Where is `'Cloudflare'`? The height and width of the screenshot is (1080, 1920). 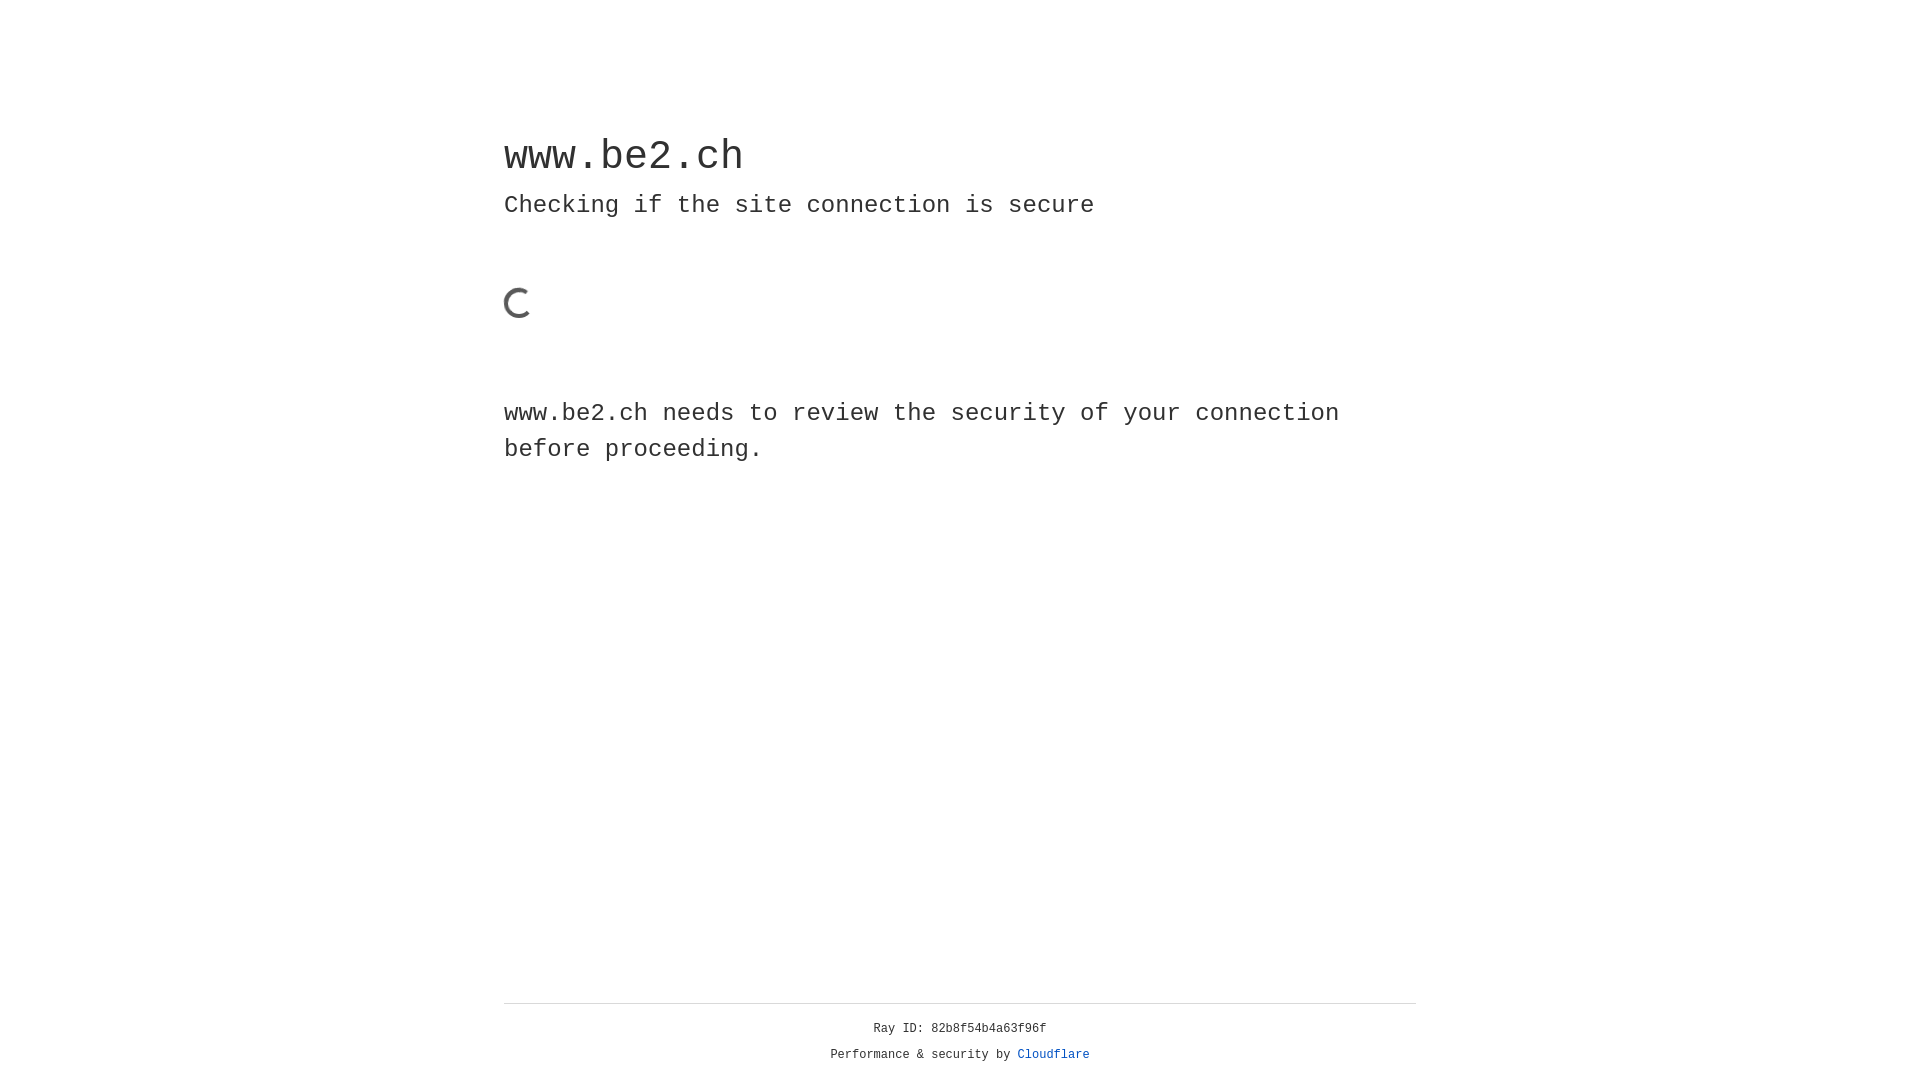 'Cloudflare' is located at coordinates (1053, 1054).